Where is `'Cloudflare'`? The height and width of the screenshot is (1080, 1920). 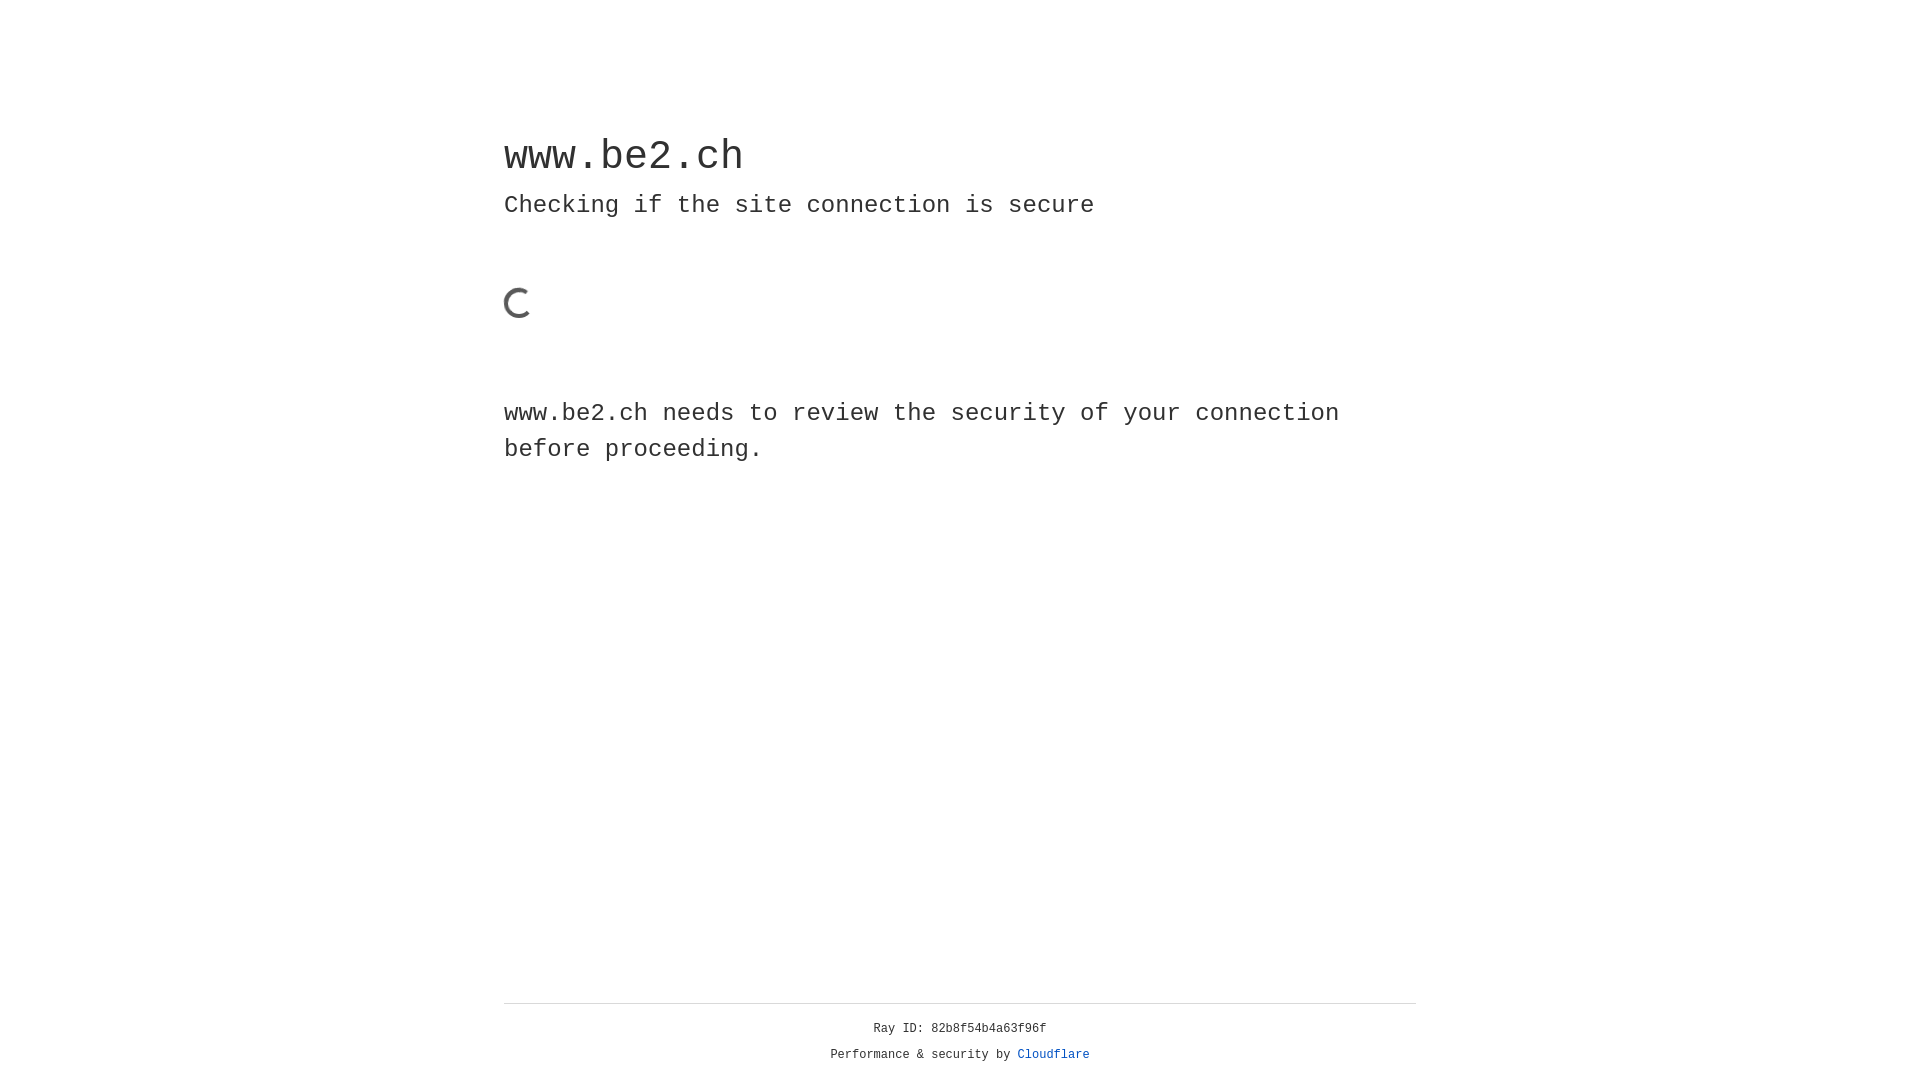 'Cloudflare' is located at coordinates (1053, 1054).